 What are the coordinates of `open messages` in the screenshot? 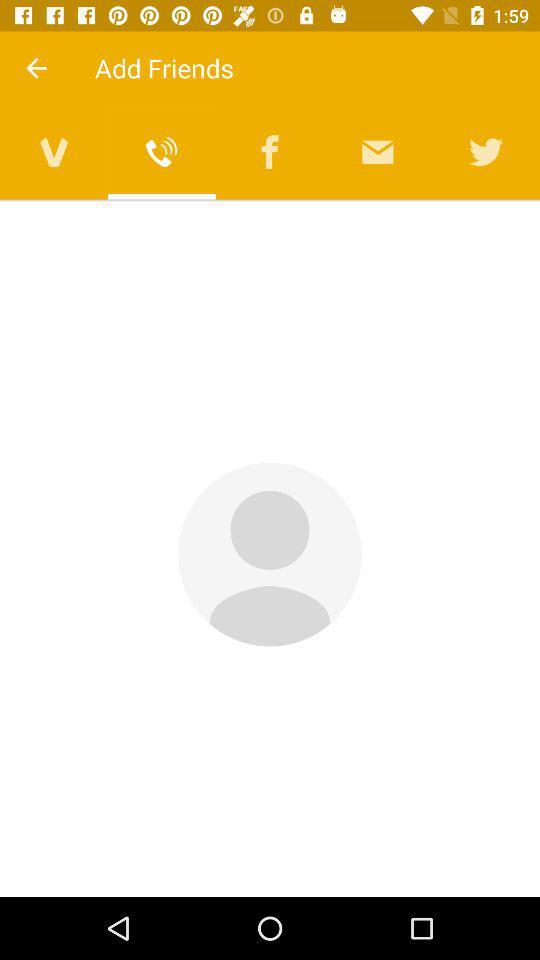 It's located at (378, 151).